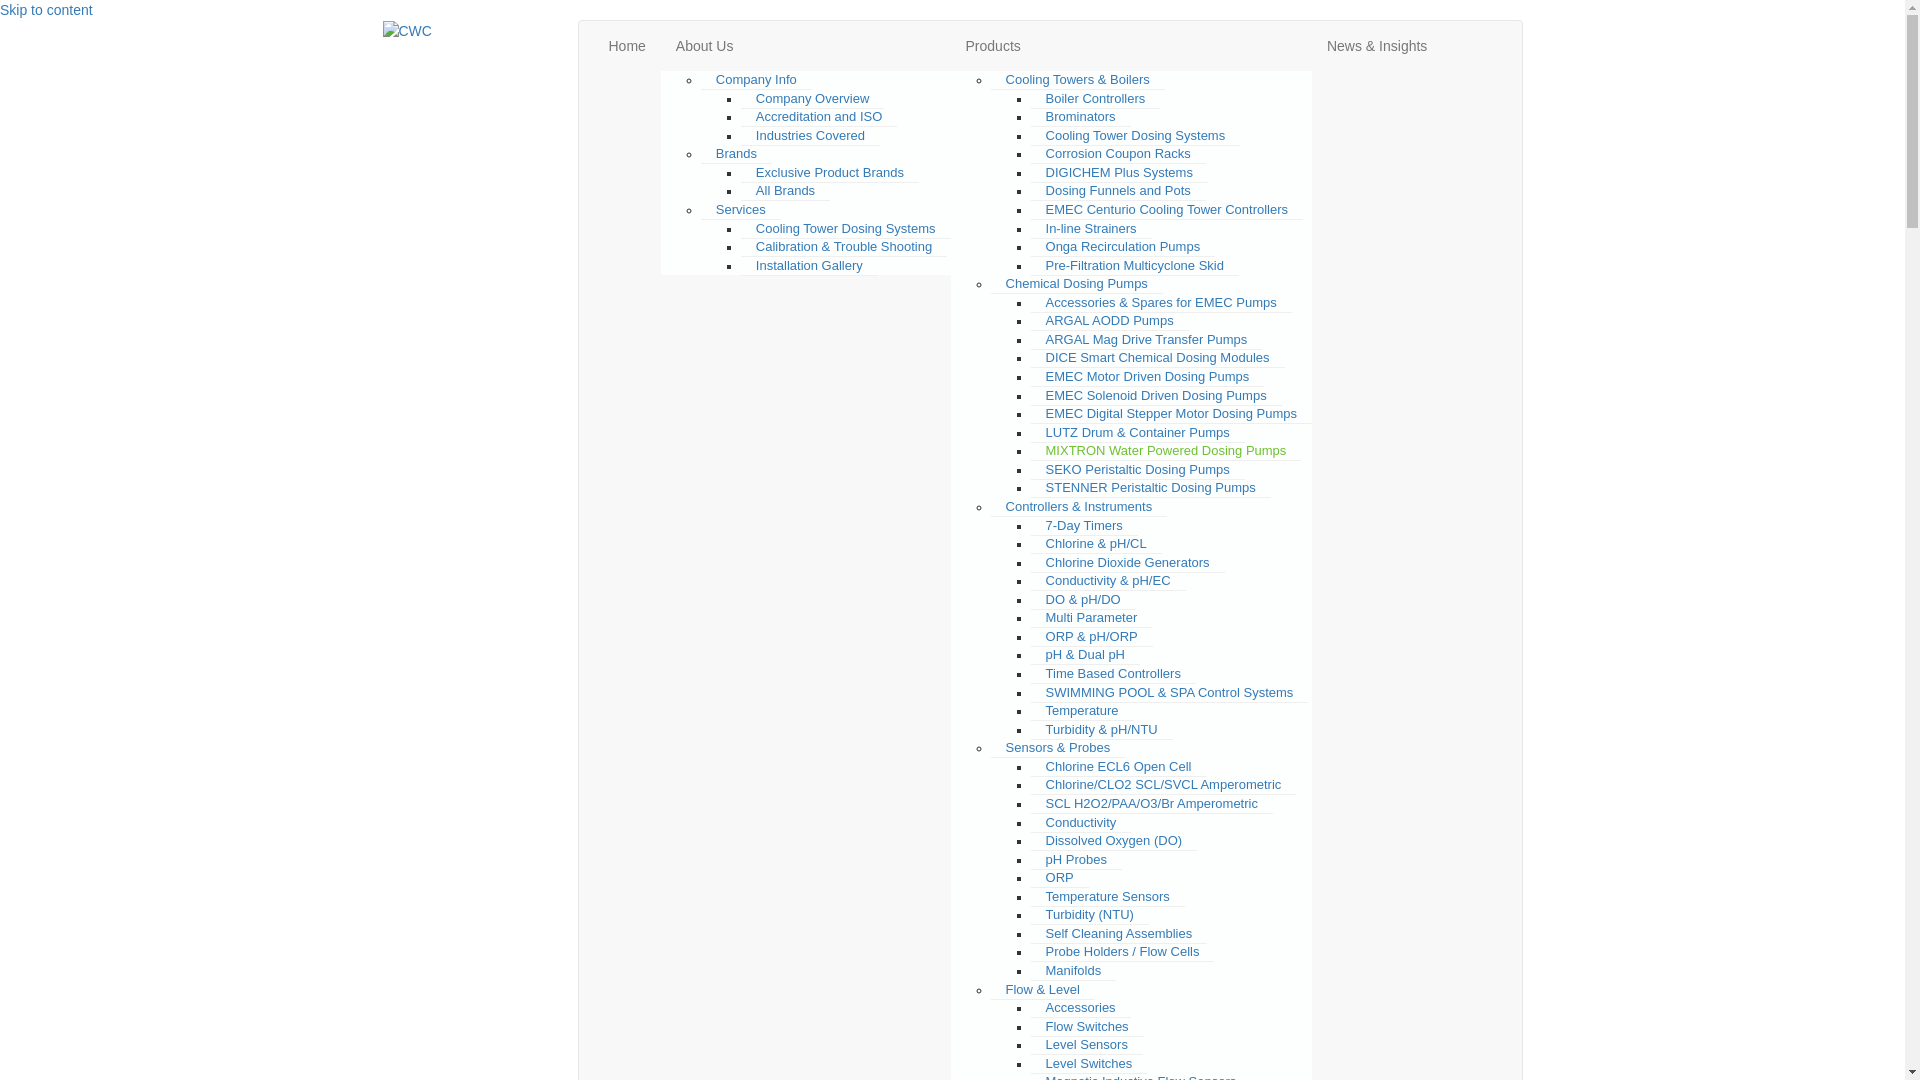  I want to click on 'Conductivity', so click(1080, 821).